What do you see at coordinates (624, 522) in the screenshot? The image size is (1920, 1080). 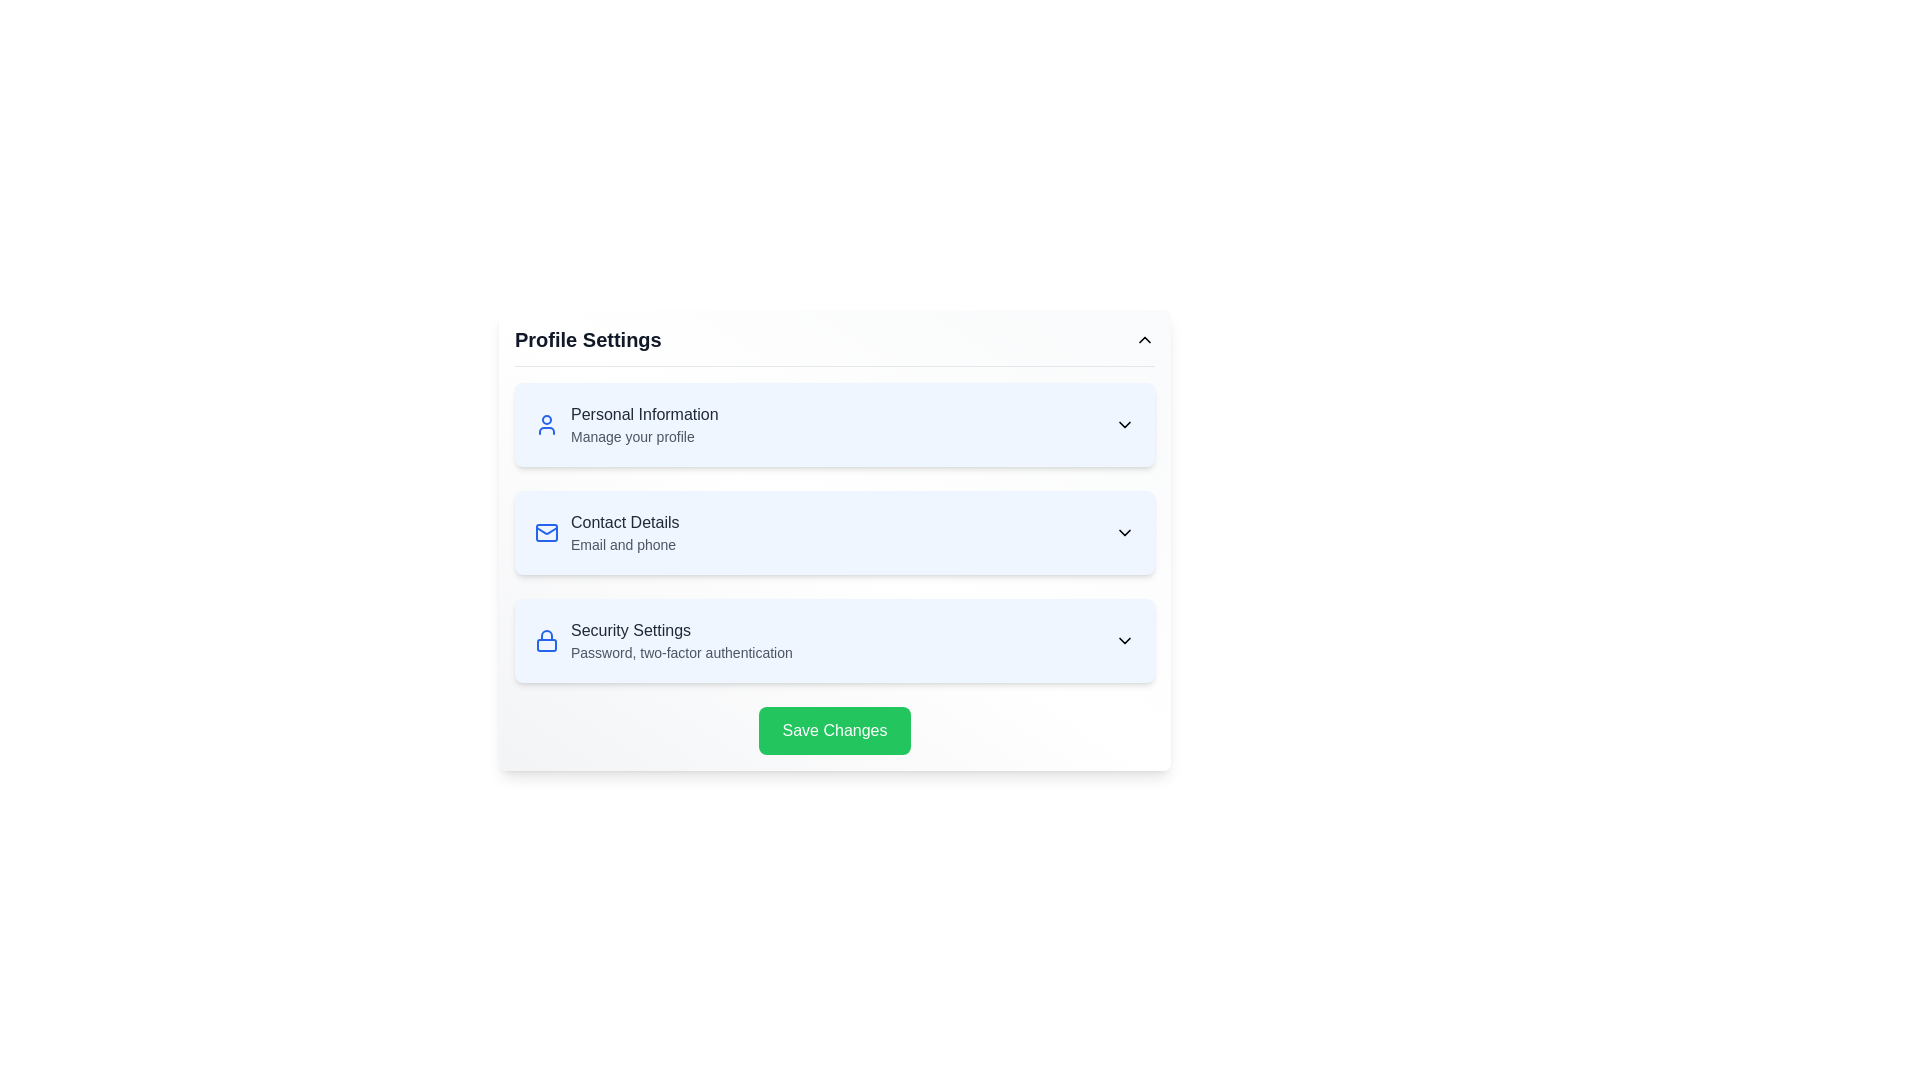 I see `the Text Label that serves as a heading for the contact details section, located in the second collapsible section with a mail icon on the left` at bounding box center [624, 522].